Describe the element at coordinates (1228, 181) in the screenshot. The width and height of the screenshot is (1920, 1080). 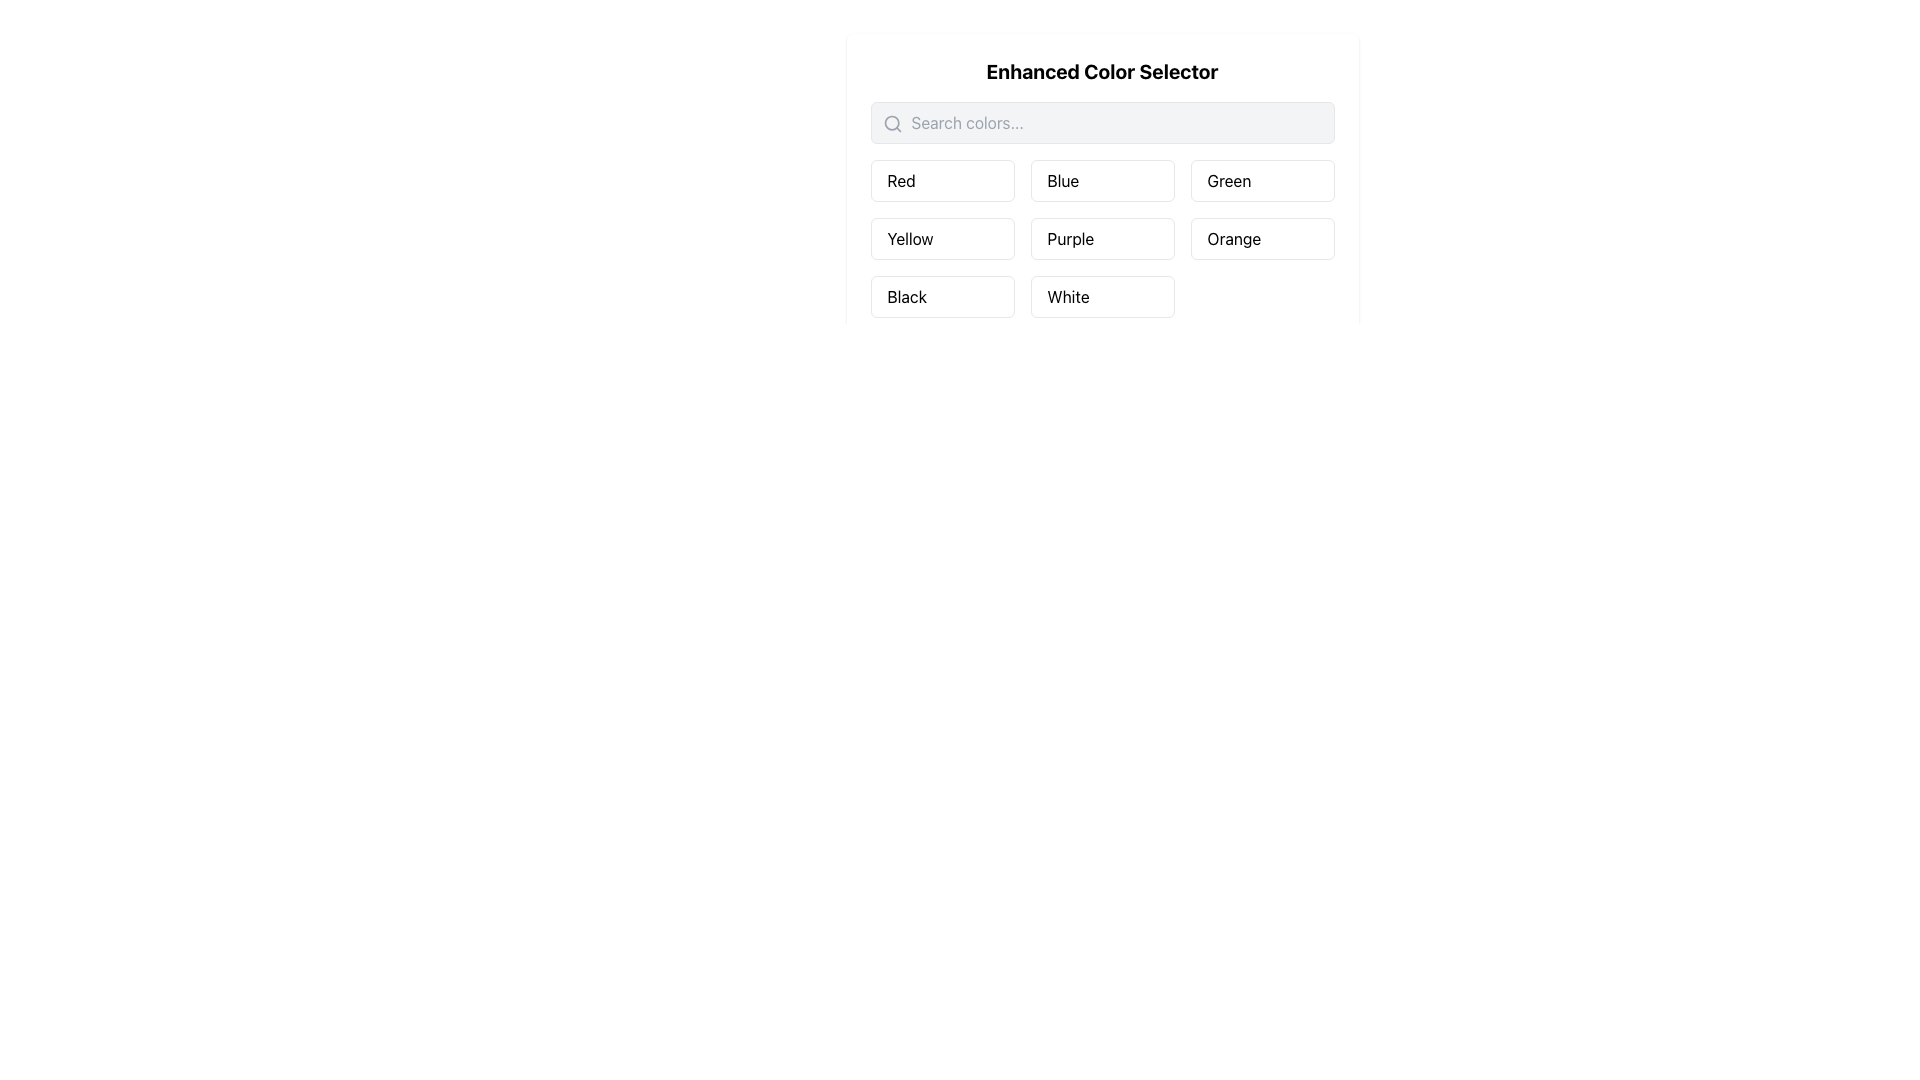
I see `the text label displaying 'Green'` at that location.